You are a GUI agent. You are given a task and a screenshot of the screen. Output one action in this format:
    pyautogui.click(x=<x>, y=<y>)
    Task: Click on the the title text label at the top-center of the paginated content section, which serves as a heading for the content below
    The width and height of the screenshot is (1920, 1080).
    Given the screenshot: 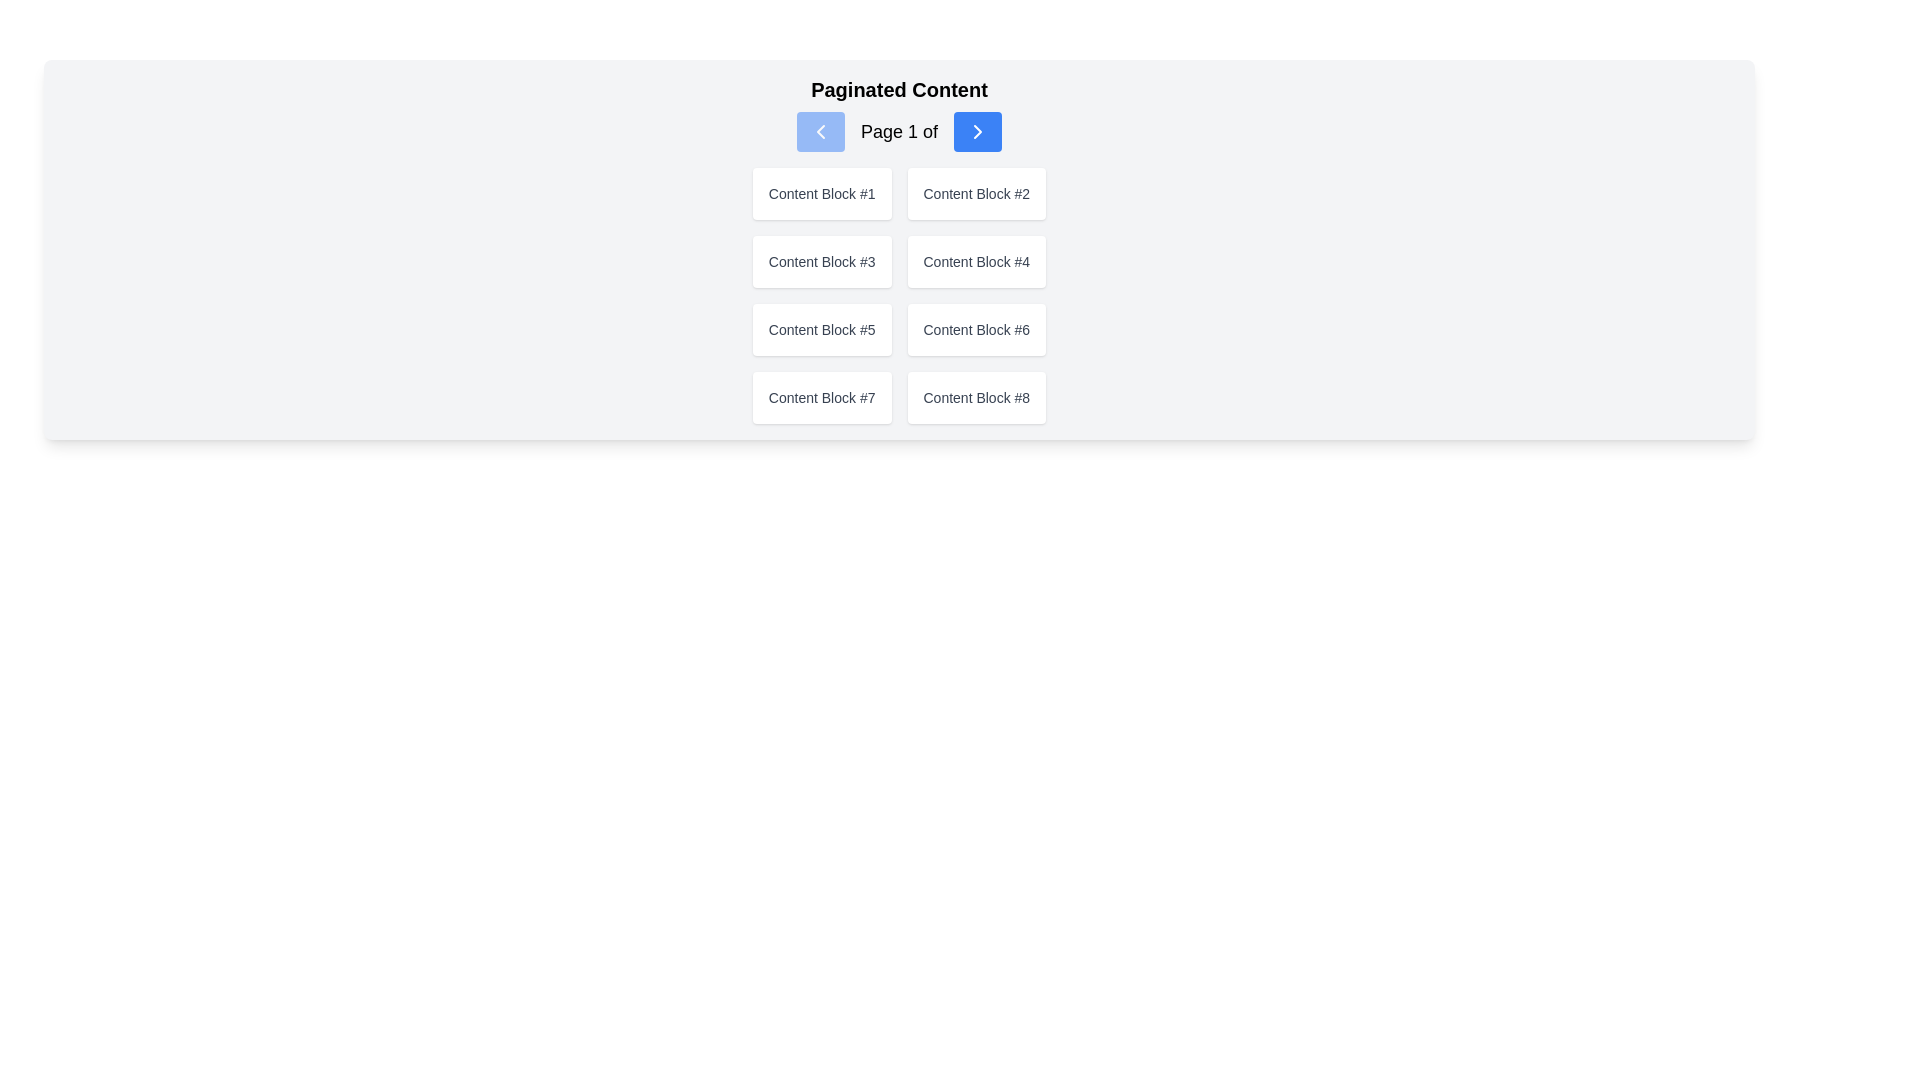 What is the action you would take?
    pyautogui.click(x=898, y=88)
    